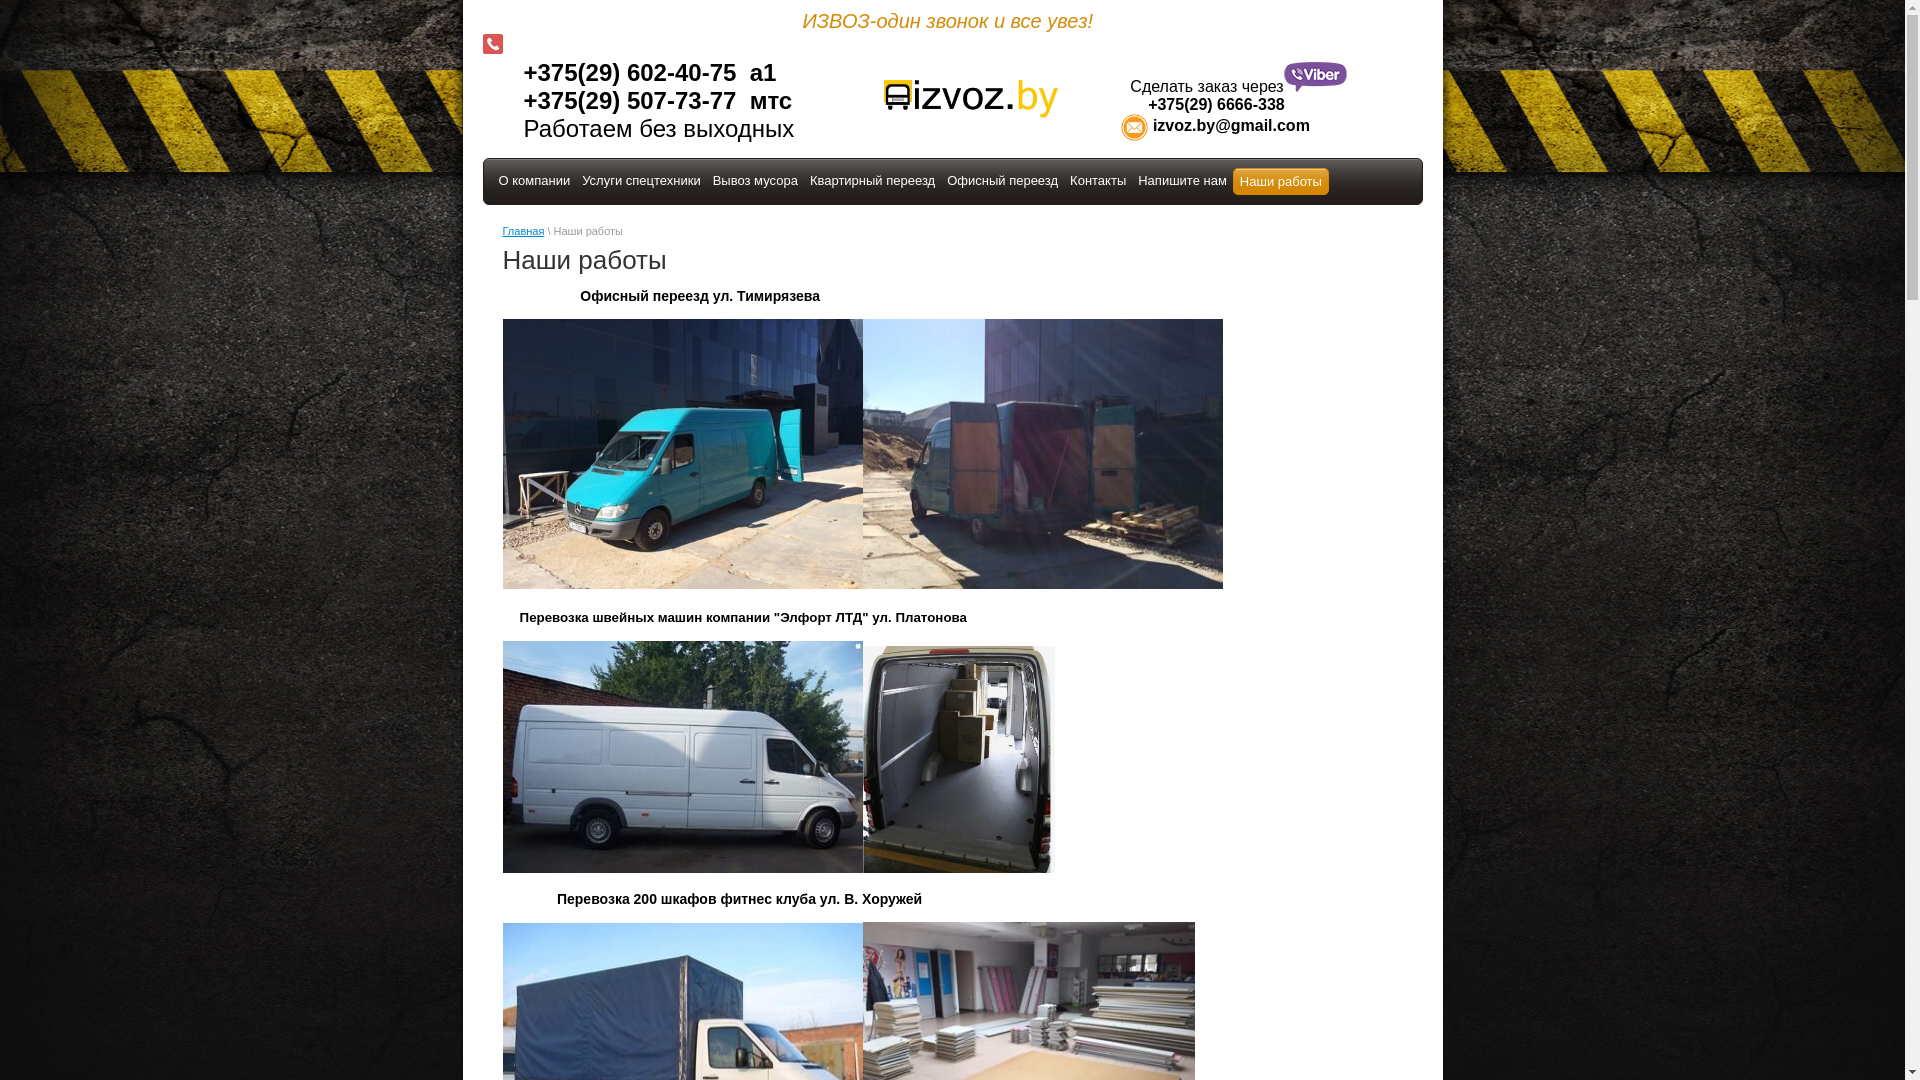 This screenshot has height=1080, width=1920. Describe the element at coordinates (1201, 104) in the screenshot. I see `'      +375(29) 6666-338'` at that location.